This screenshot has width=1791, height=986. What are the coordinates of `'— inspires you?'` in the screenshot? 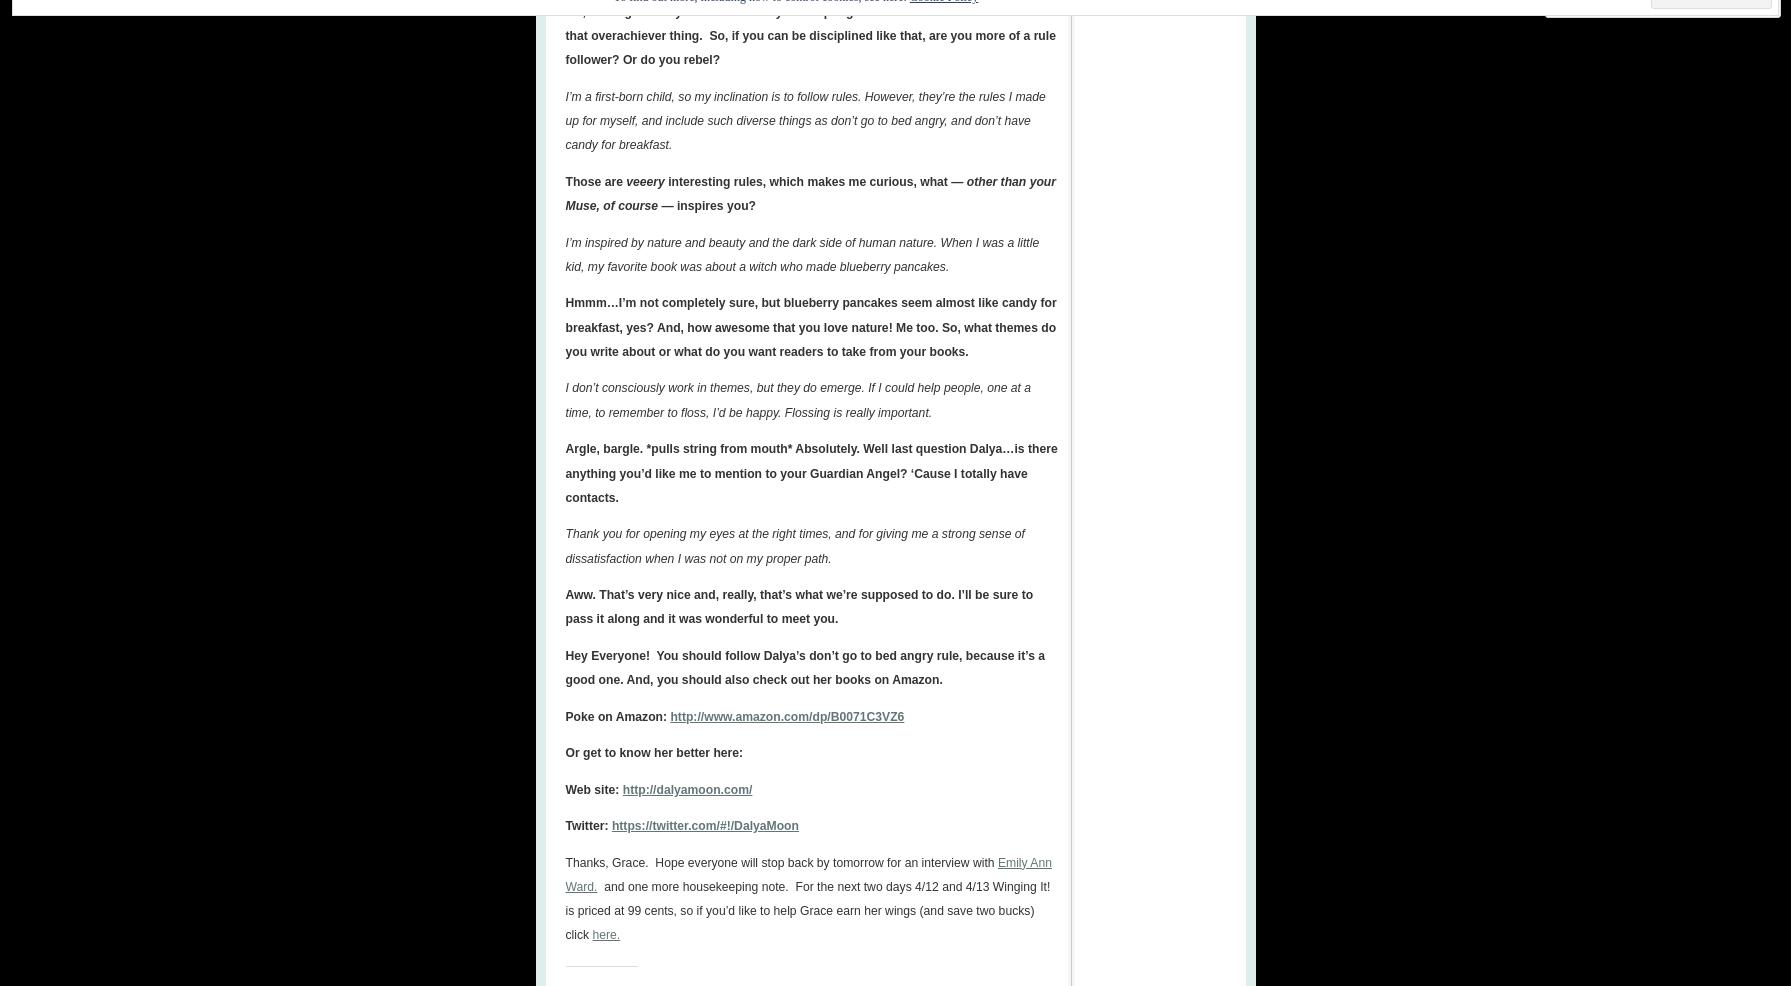 It's located at (708, 204).